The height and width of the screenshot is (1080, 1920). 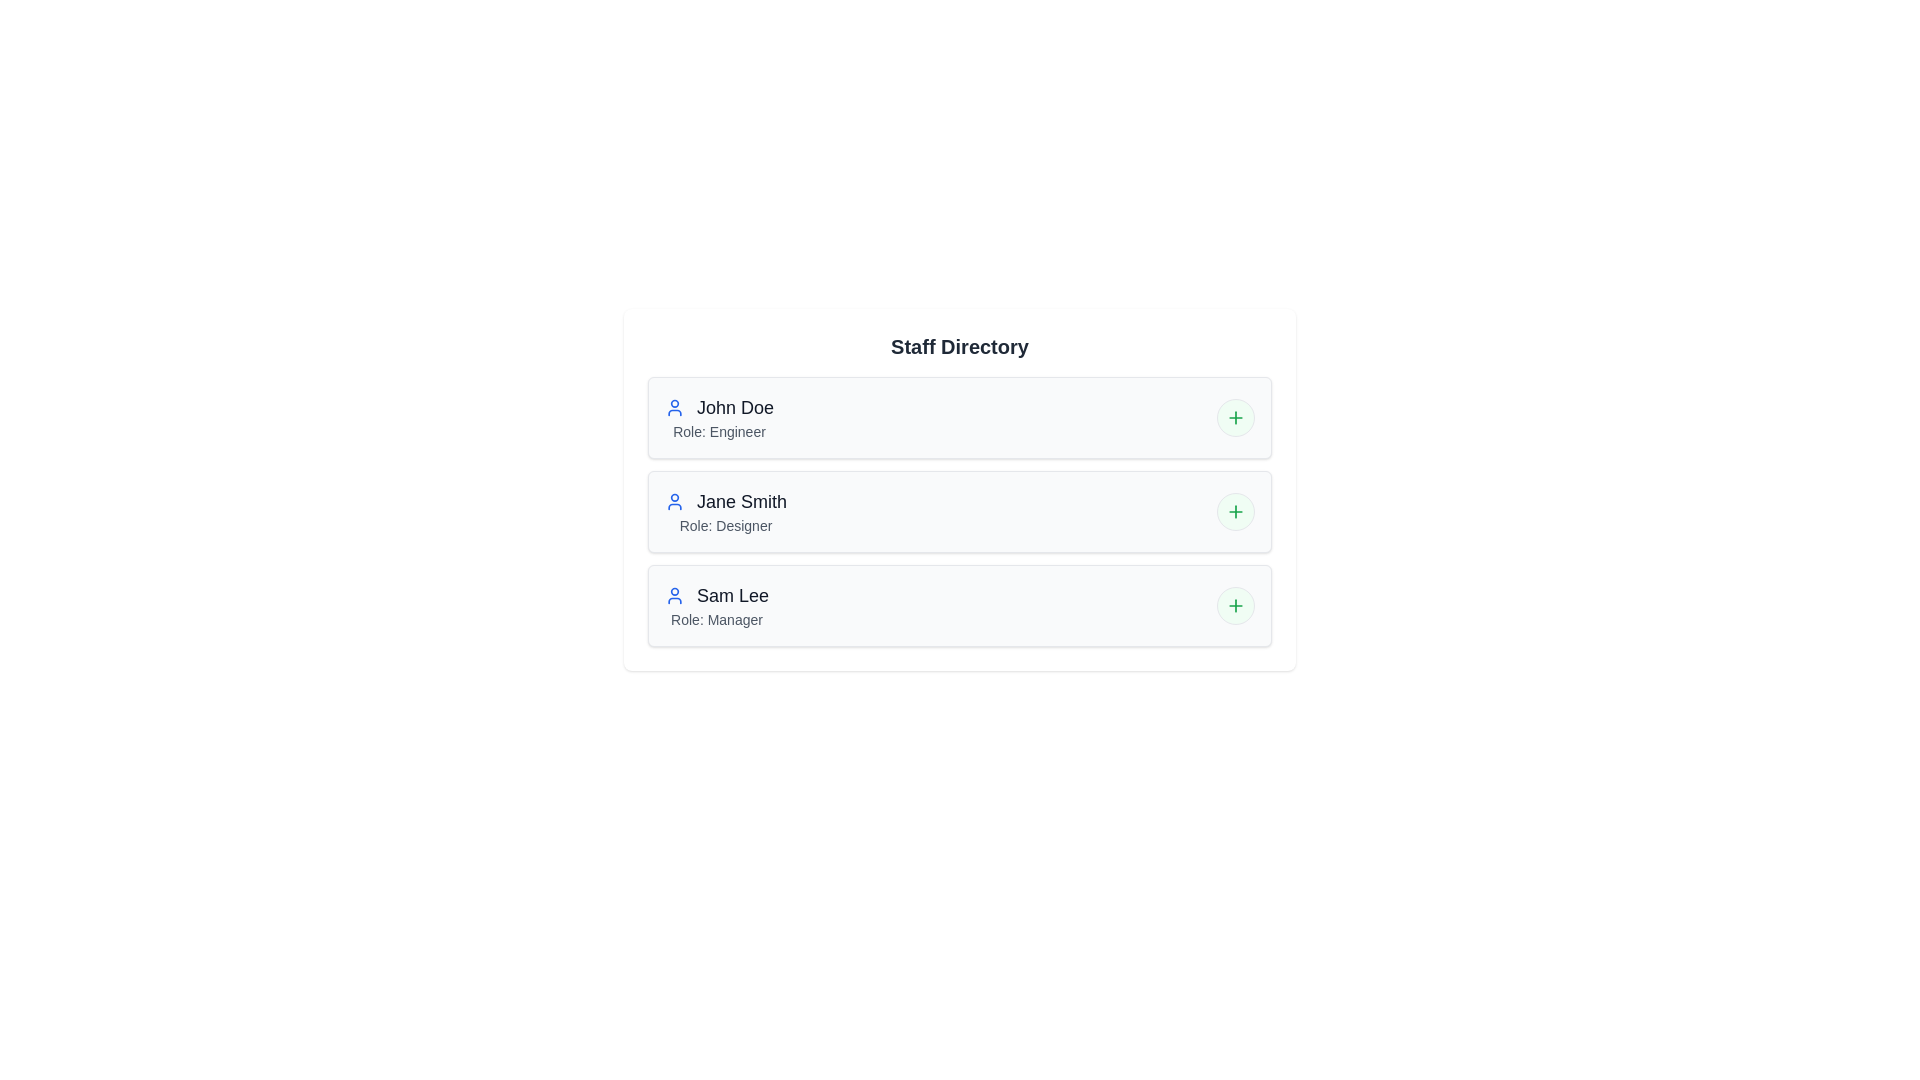 What do you see at coordinates (1235, 416) in the screenshot?
I see `the expand/collapse button for John Doe` at bounding box center [1235, 416].